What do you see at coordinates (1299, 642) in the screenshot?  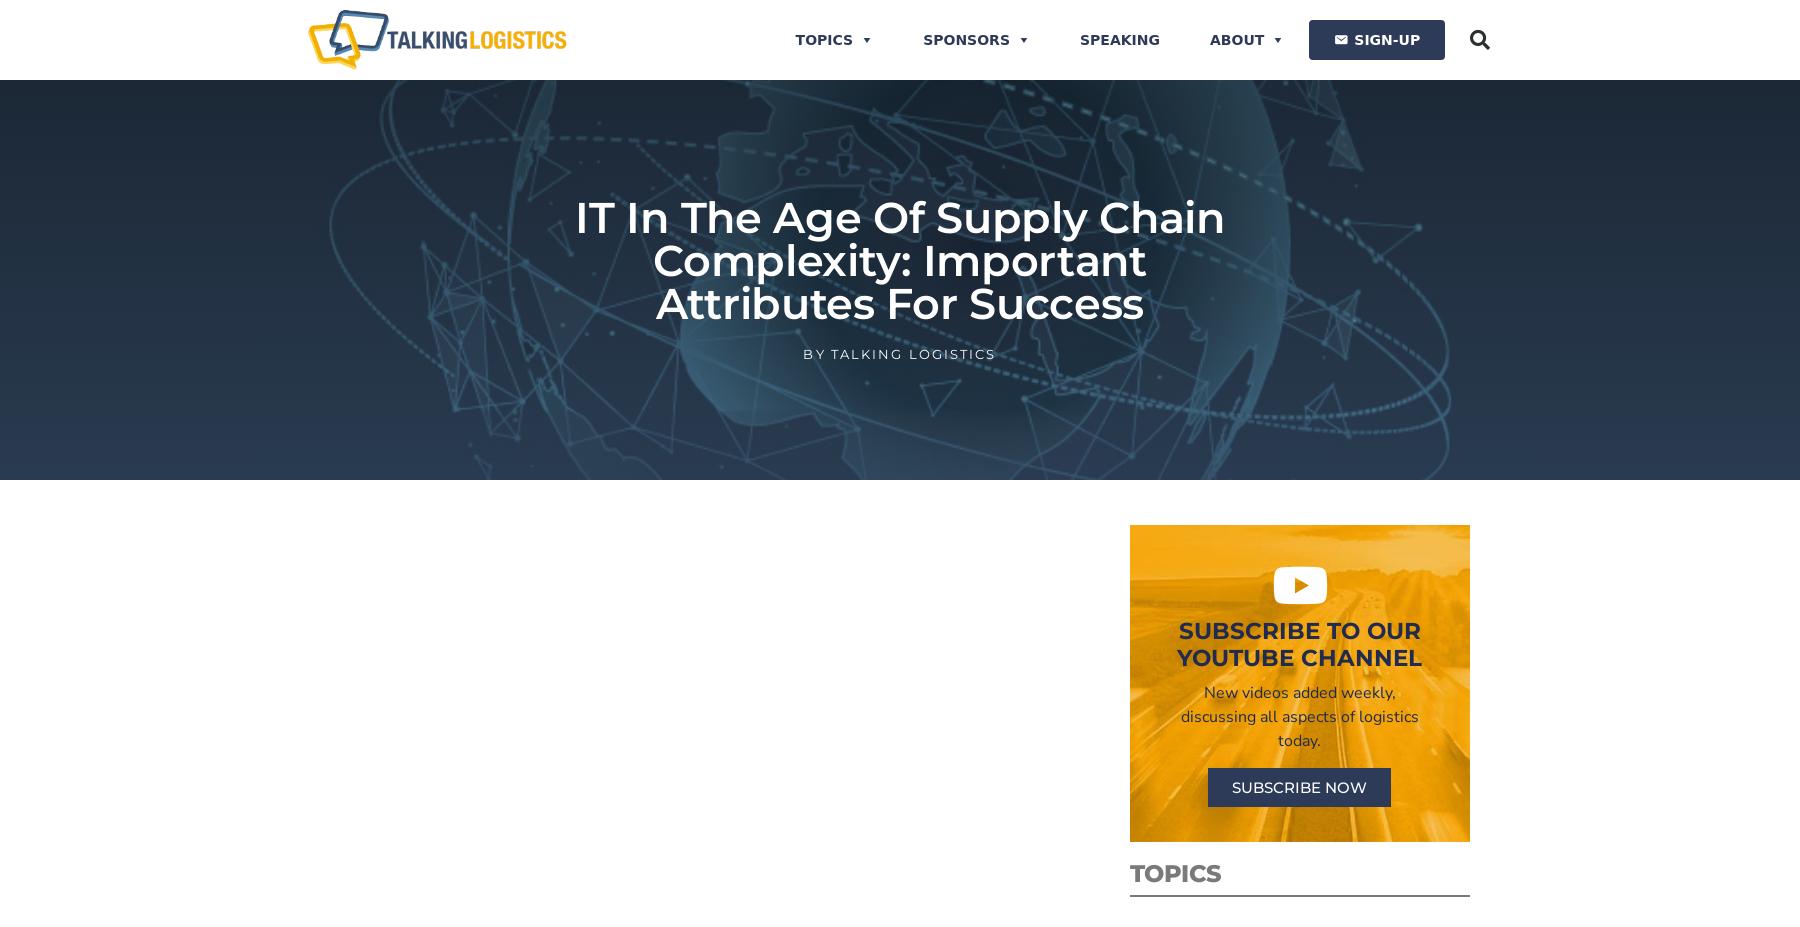 I see `'Subscribe to Our YouTube Channel'` at bounding box center [1299, 642].